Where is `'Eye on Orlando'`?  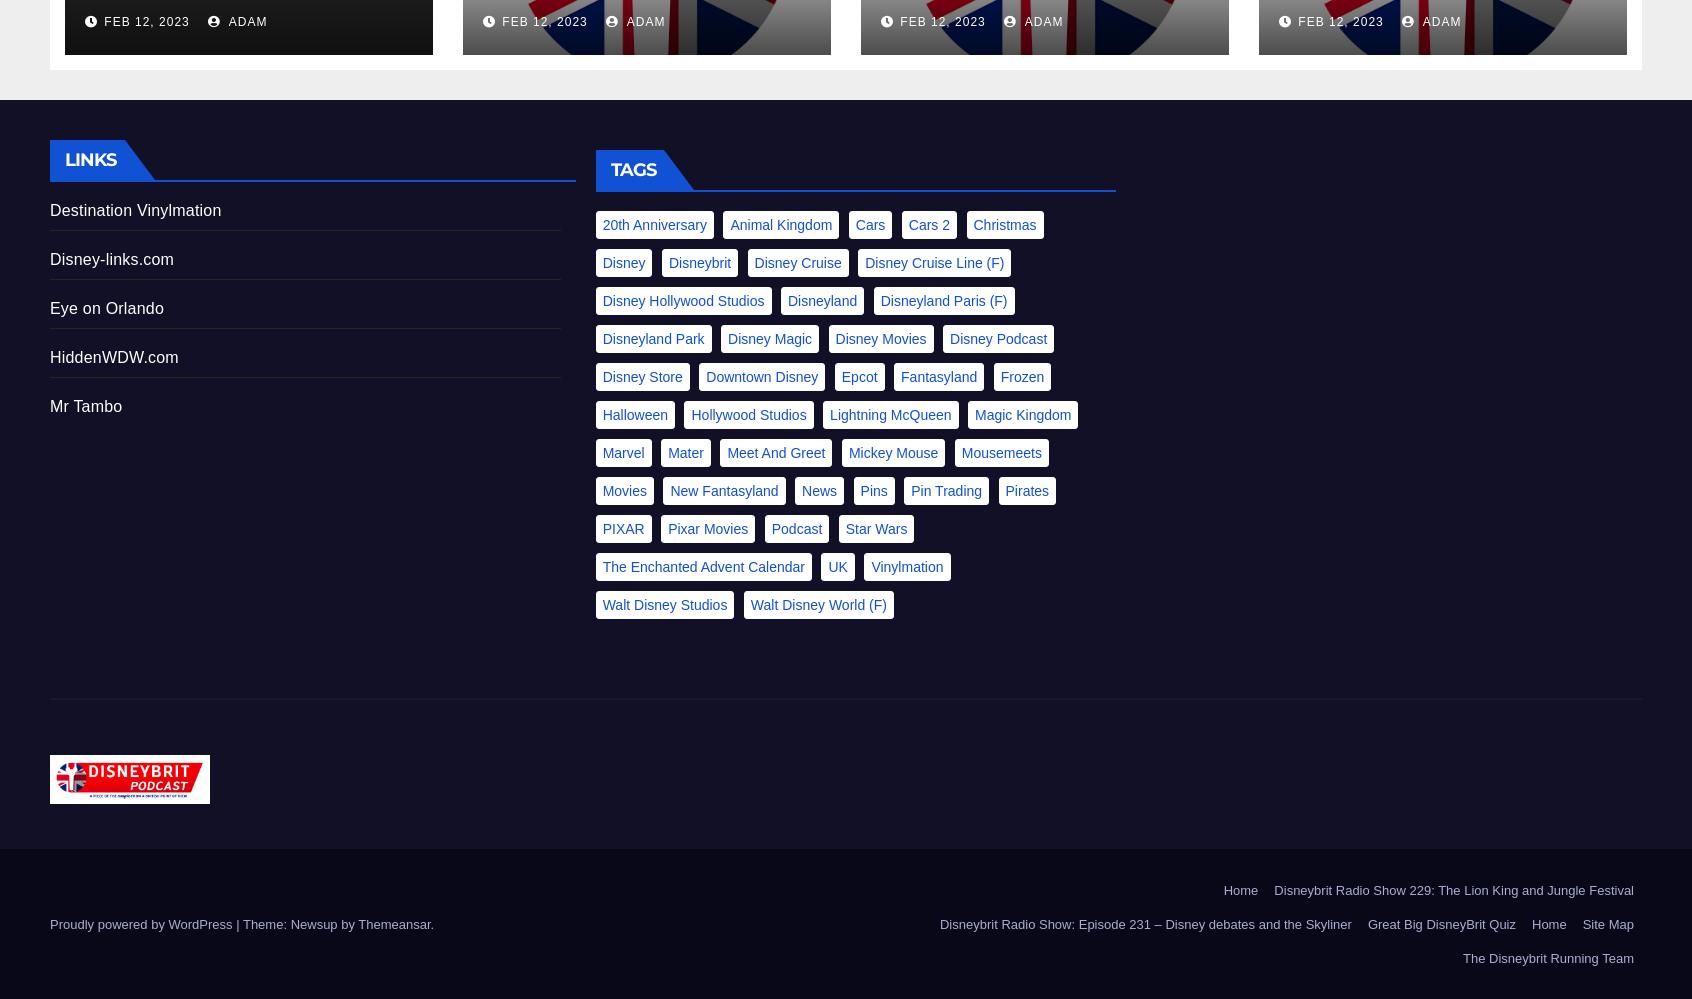 'Eye on Orlando' is located at coordinates (49, 306).